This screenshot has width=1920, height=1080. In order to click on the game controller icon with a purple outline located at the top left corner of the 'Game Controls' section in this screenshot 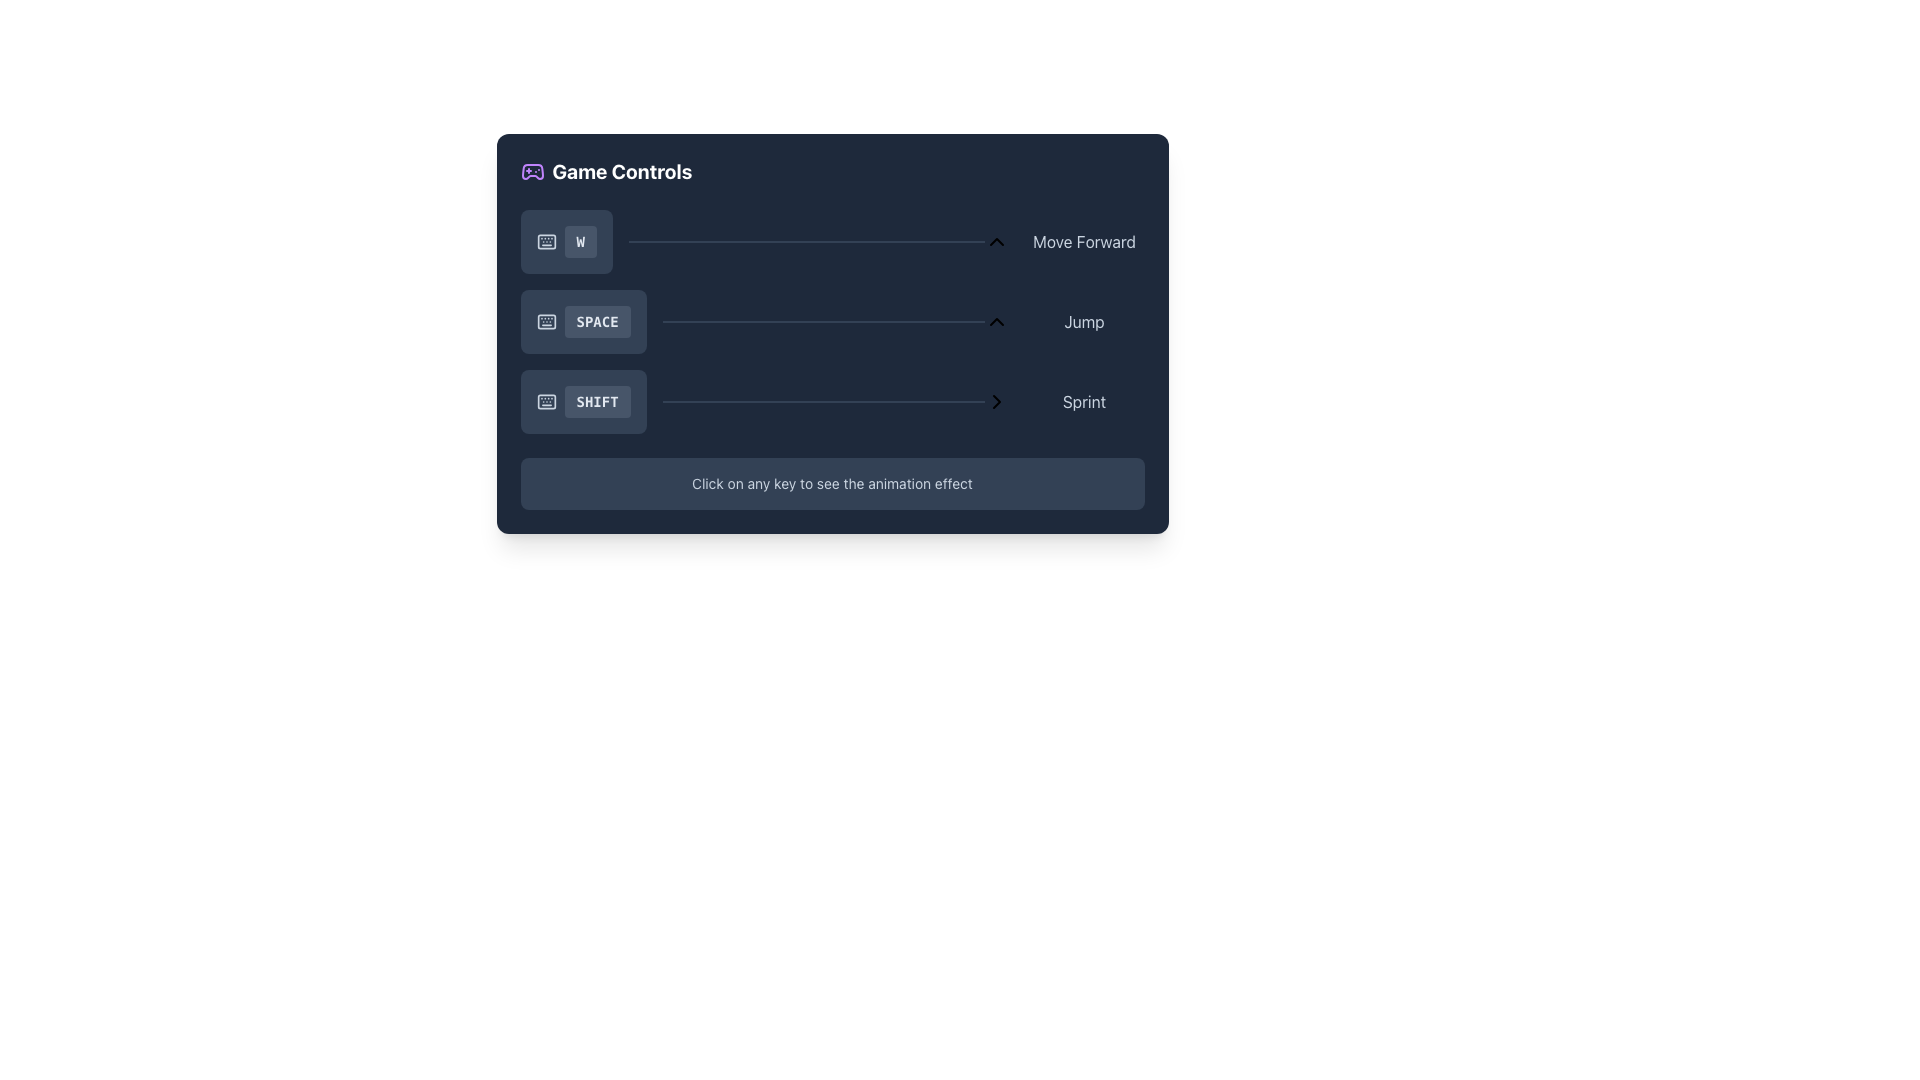, I will do `click(532, 171)`.